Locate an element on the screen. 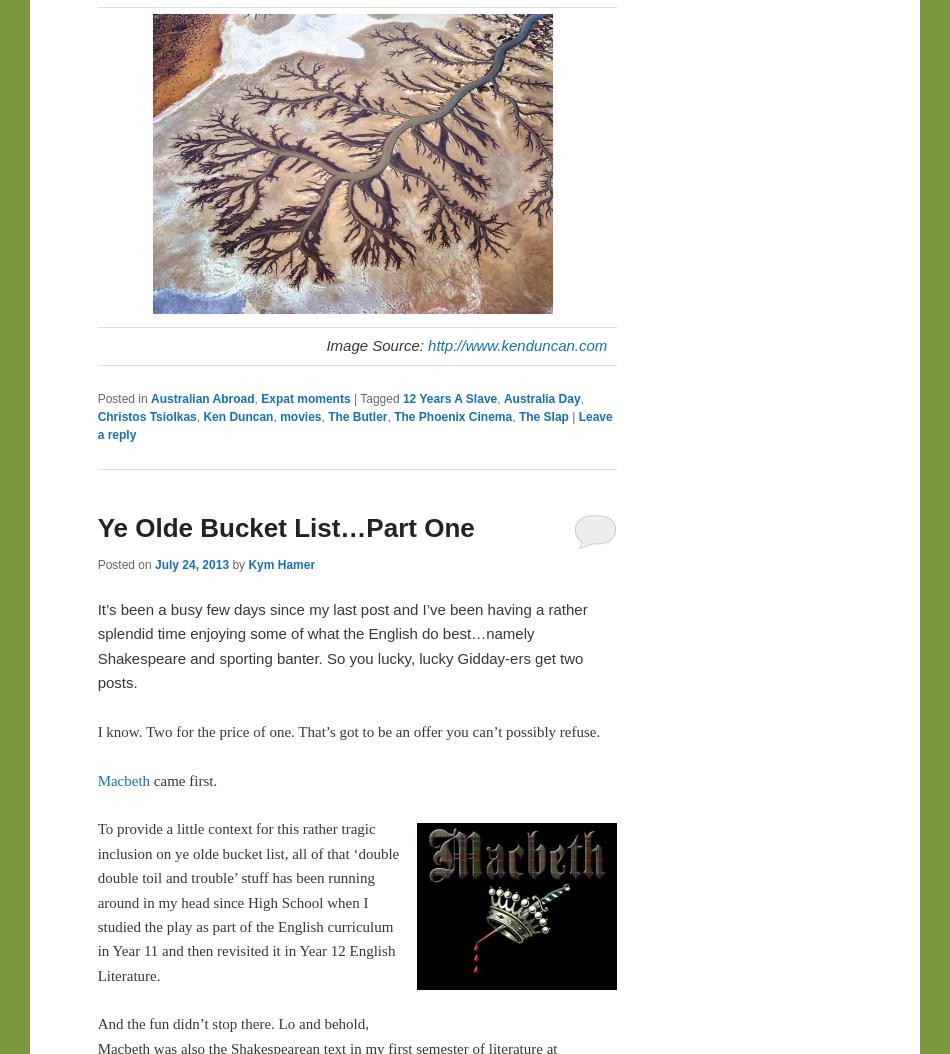  'came first.' is located at coordinates (183, 779).